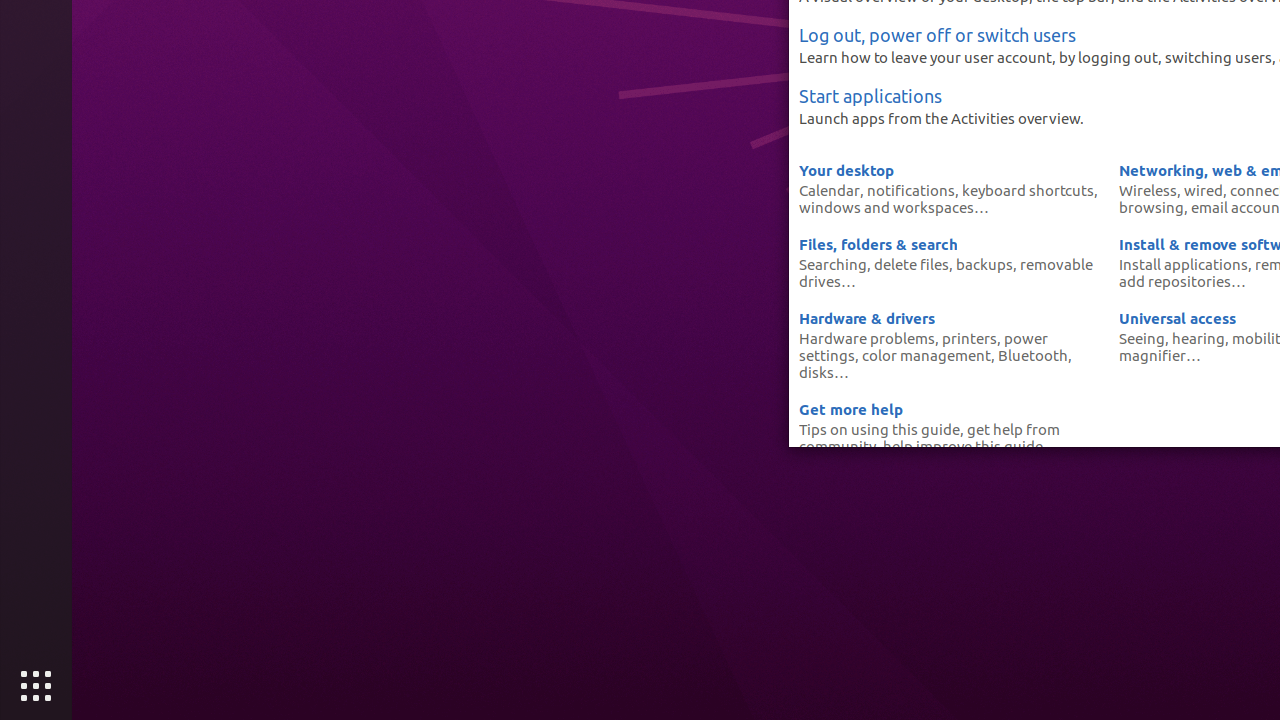 Image resolution: width=1280 pixels, height=720 pixels. I want to click on 'notifications', so click(909, 190).